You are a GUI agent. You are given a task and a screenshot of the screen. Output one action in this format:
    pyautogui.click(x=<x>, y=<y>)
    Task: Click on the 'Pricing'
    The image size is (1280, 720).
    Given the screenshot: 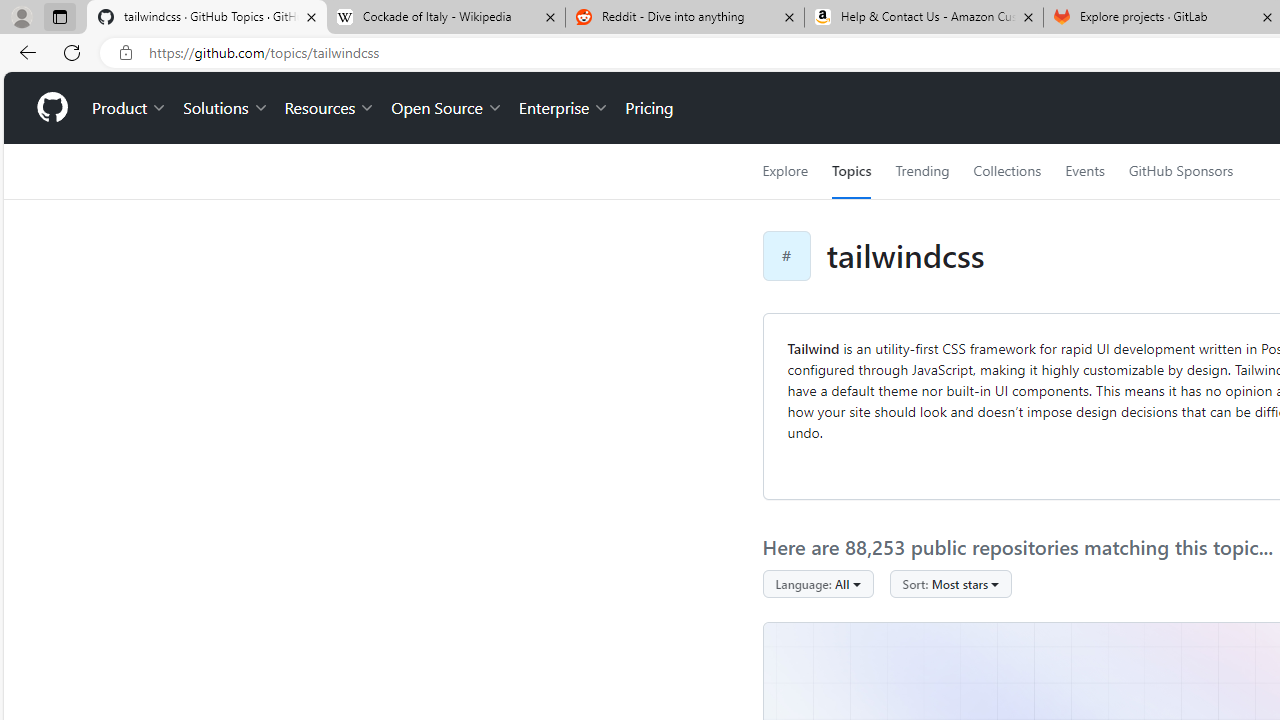 What is the action you would take?
    pyautogui.click(x=649, y=108)
    